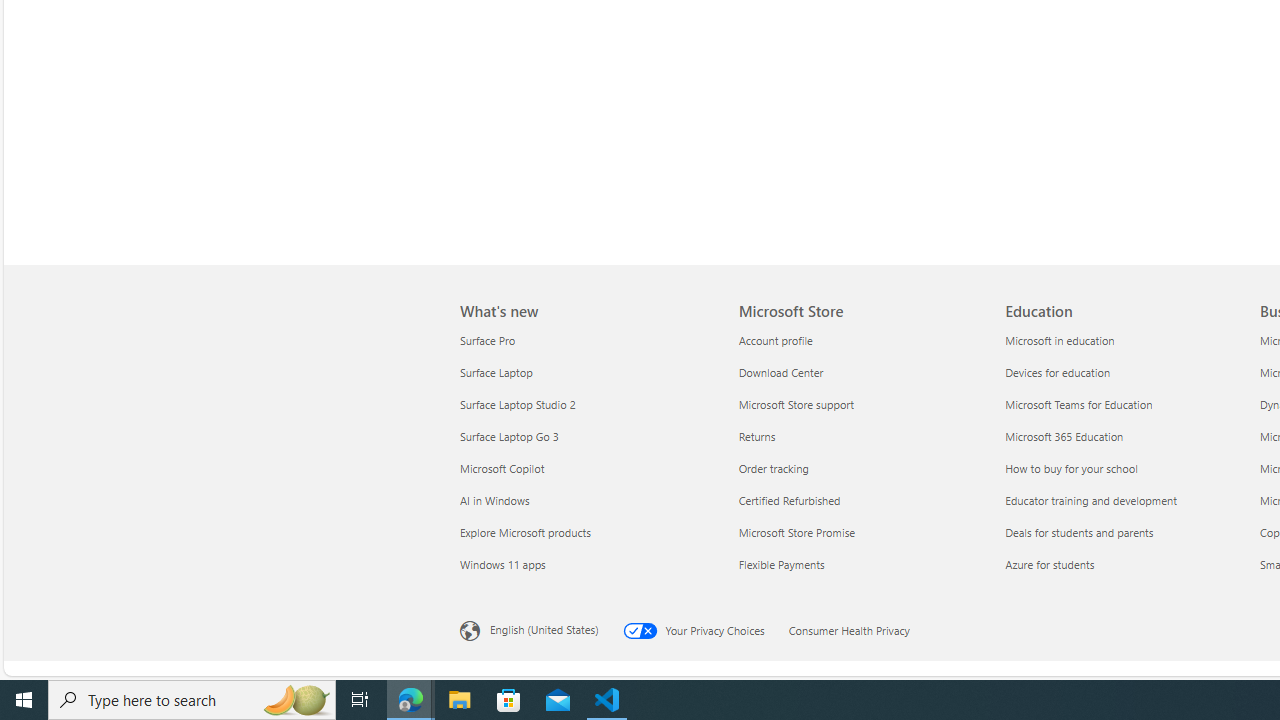 Image resolution: width=1280 pixels, height=720 pixels. What do you see at coordinates (1070, 468) in the screenshot?
I see `'How to buy for your school Education'` at bounding box center [1070, 468].